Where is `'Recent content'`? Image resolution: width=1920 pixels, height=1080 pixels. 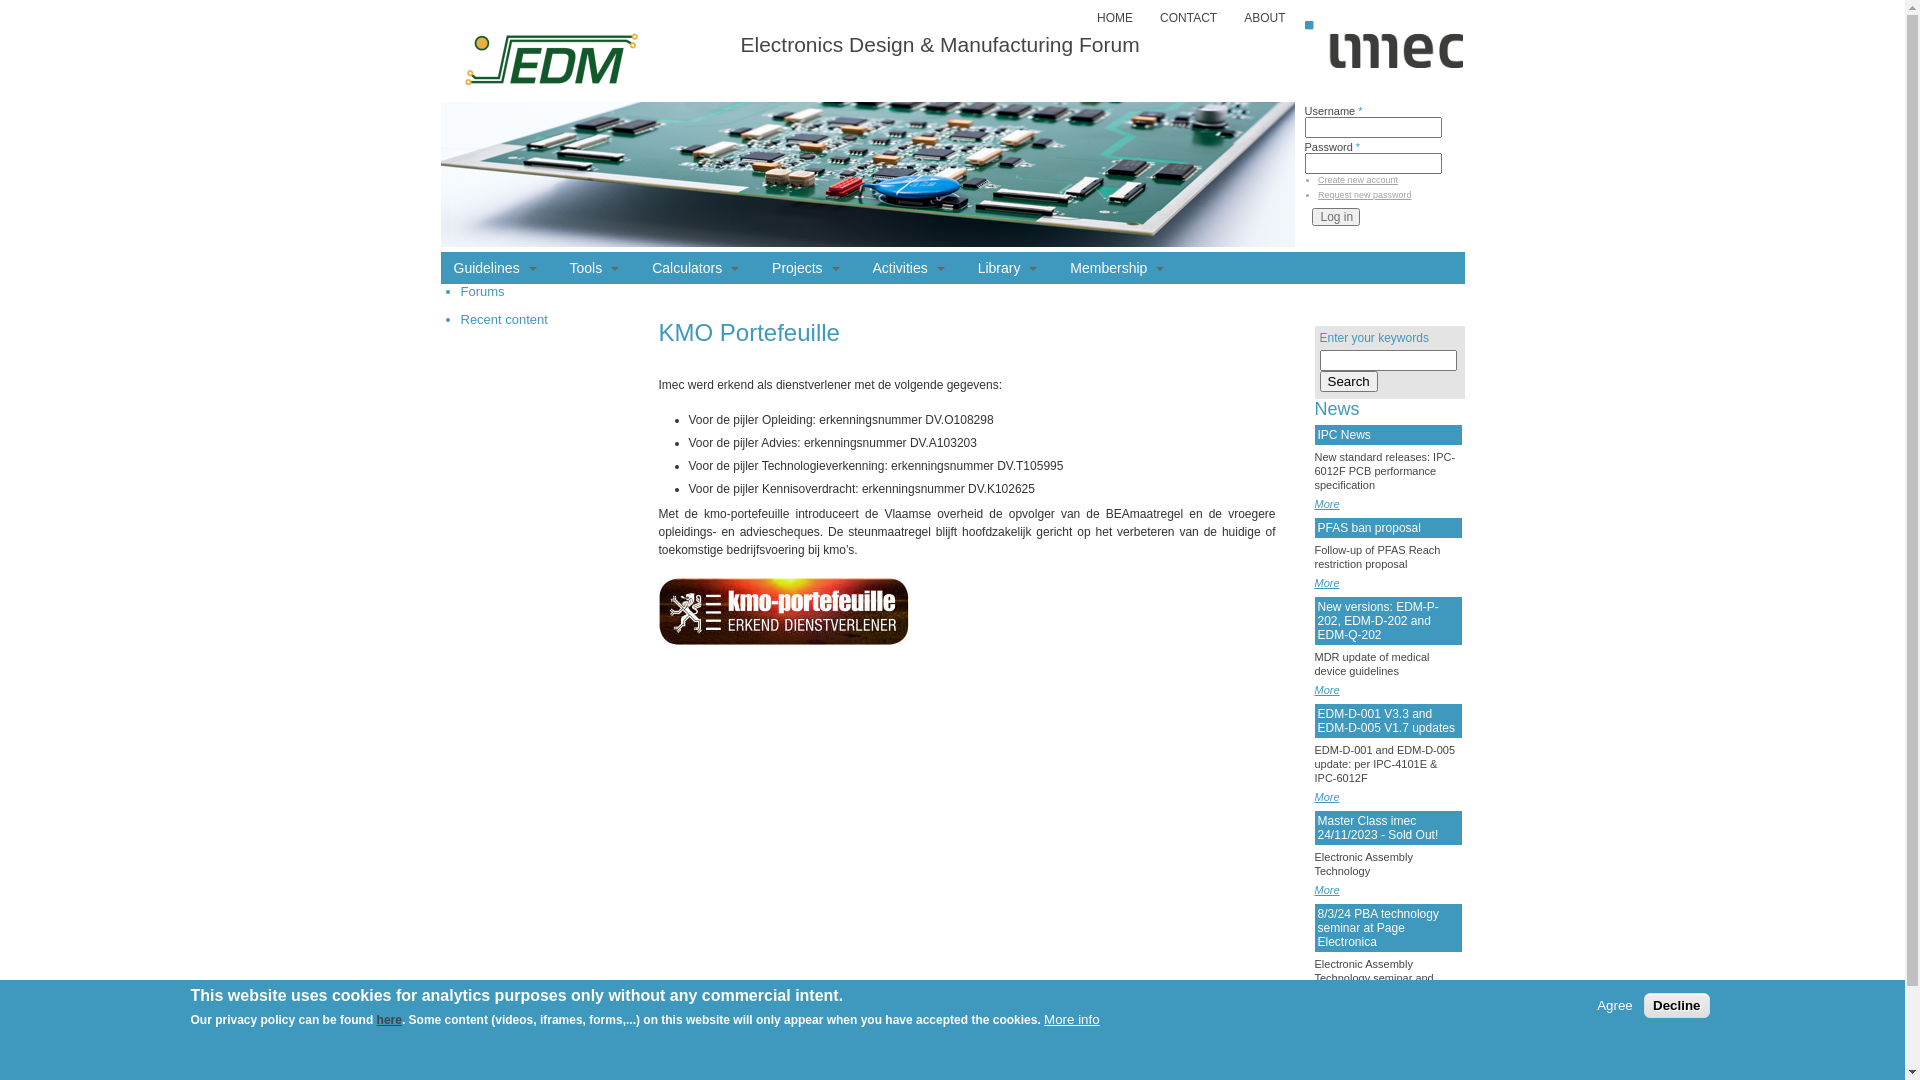 'Recent content' is located at coordinates (459, 318).